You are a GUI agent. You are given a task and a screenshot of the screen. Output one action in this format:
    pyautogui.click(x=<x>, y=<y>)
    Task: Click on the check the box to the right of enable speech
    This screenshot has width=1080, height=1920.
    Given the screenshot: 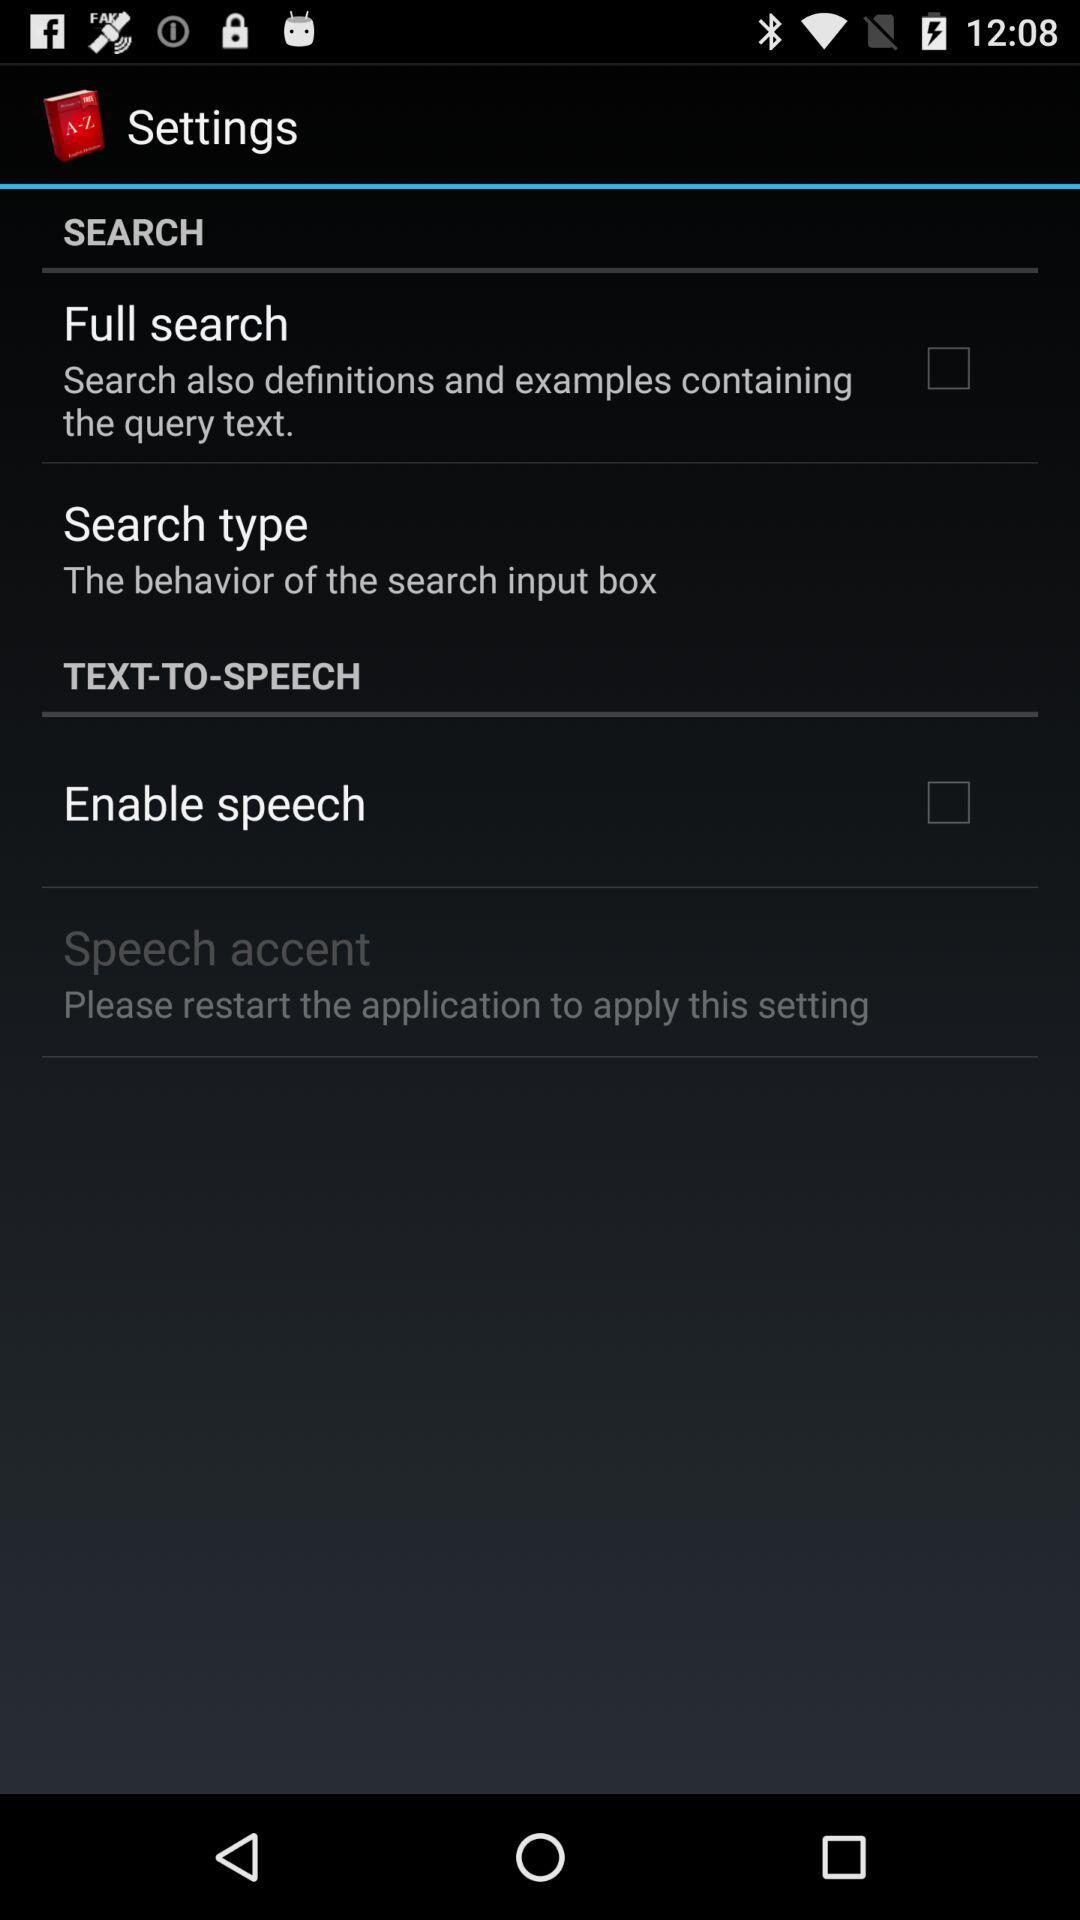 What is the action you would take?
    pyautogui.click(x=947, y=802)
    